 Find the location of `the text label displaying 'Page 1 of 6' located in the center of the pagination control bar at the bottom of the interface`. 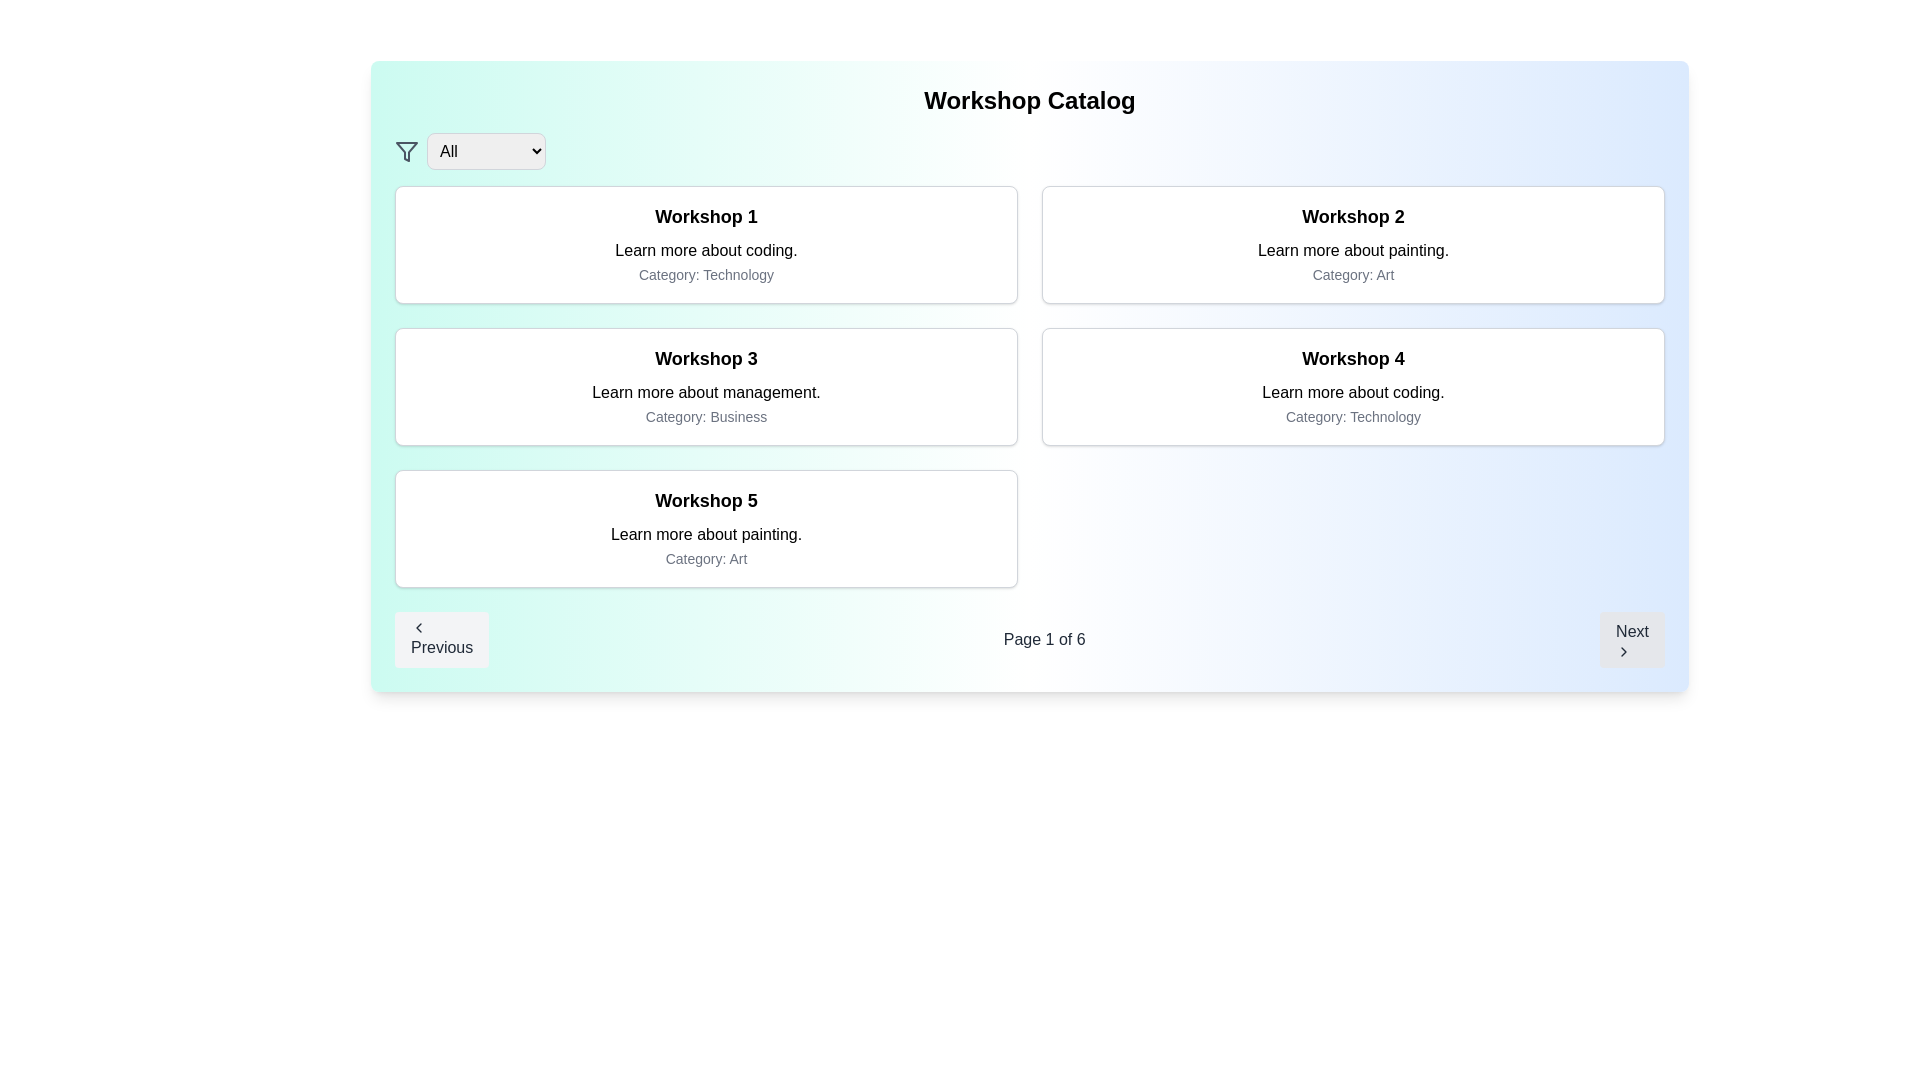

the text label displaying 'Page 1 of 6' located in the center of the pagination control bar at the bottom of the interface is located at coordinates (1043, 640).